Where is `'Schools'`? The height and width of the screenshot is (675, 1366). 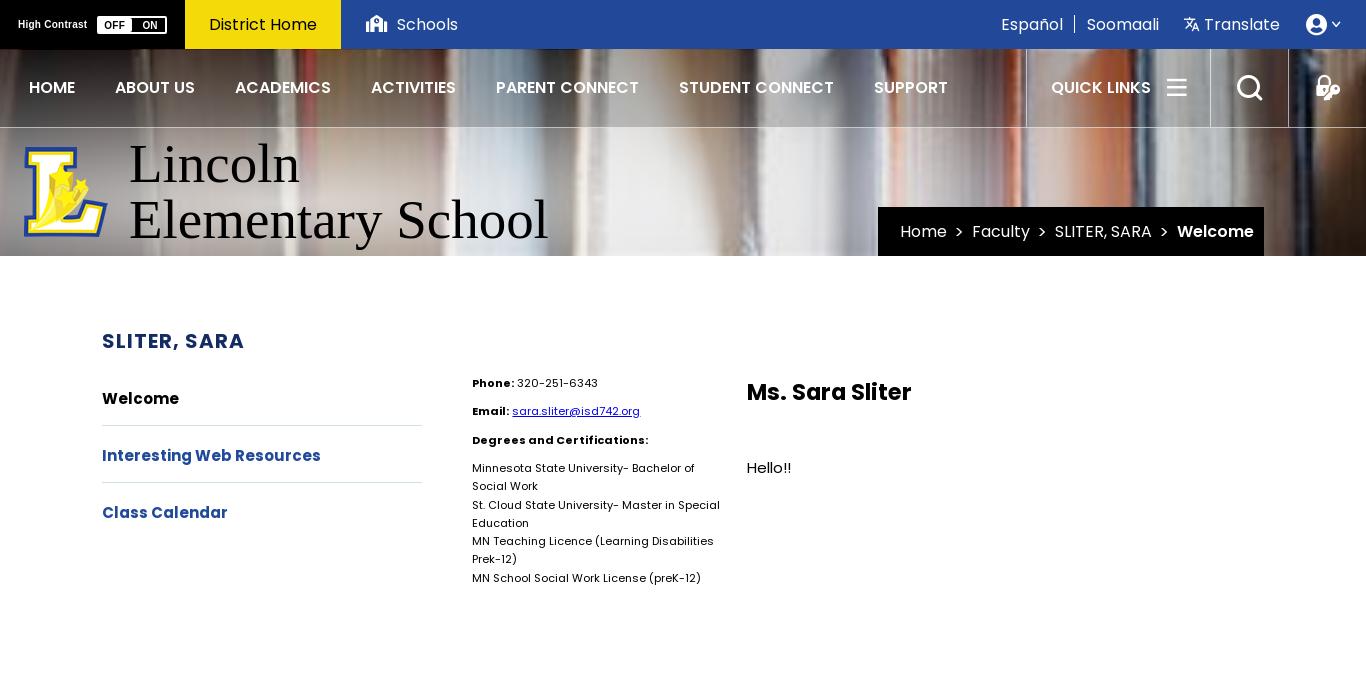 'Schools' is located at coordinates (426, 22).